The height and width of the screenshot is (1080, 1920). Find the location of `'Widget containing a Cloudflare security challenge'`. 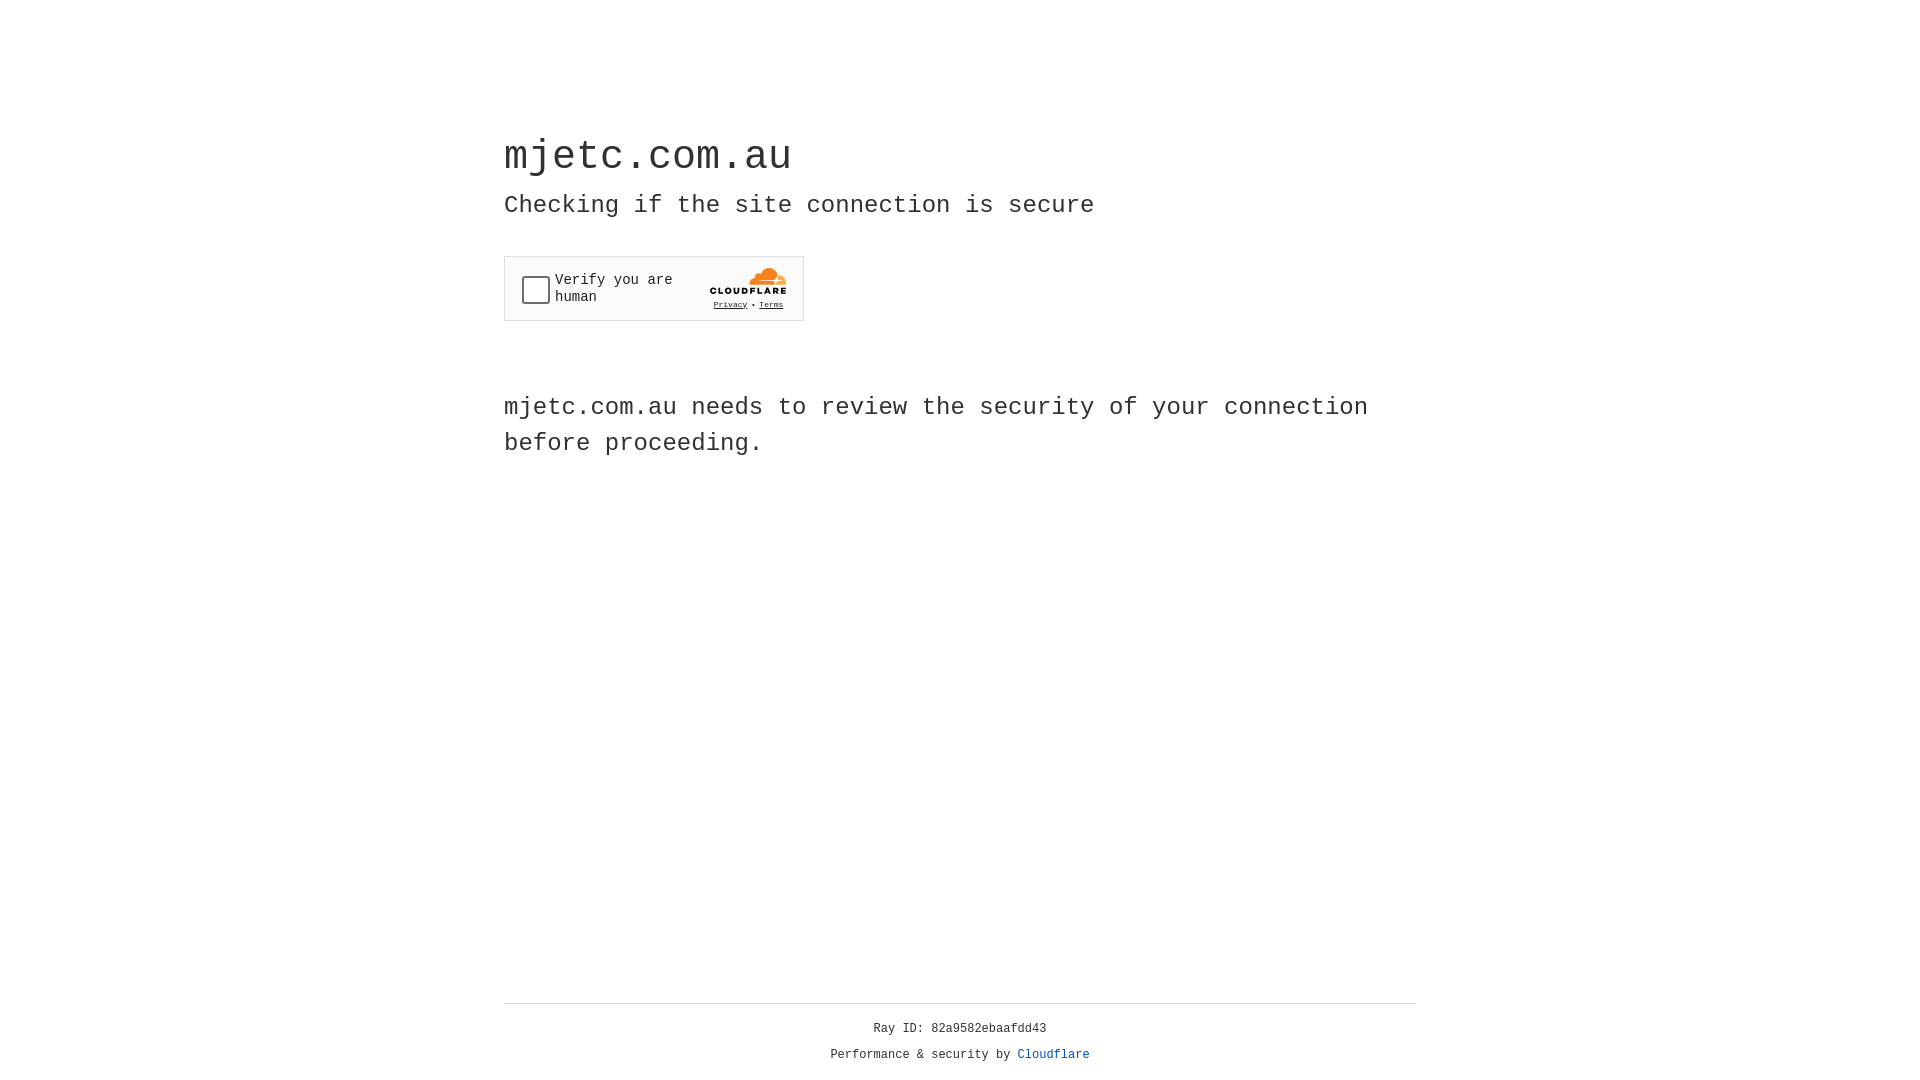

'Widget containing a Cloudflare security challenge' is located at coordinates (653, 288).